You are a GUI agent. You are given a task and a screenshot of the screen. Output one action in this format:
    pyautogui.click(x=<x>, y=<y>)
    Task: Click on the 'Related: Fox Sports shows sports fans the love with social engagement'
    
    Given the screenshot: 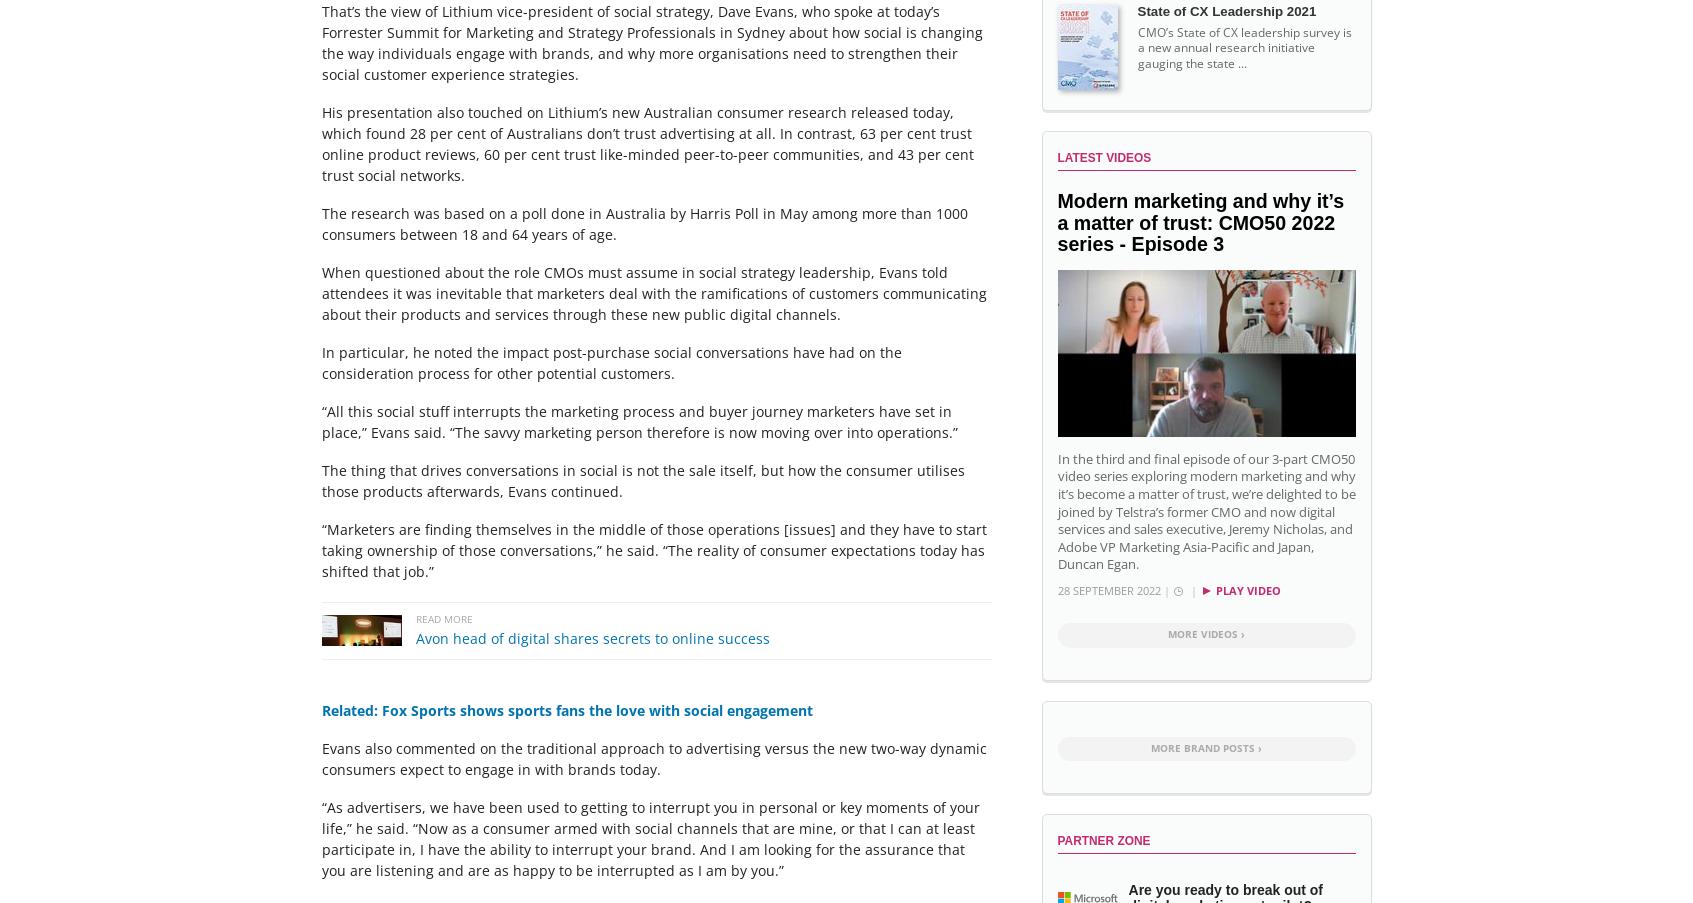 What is the action you would take?
    pyautogui.click(x=319, y=708)
    